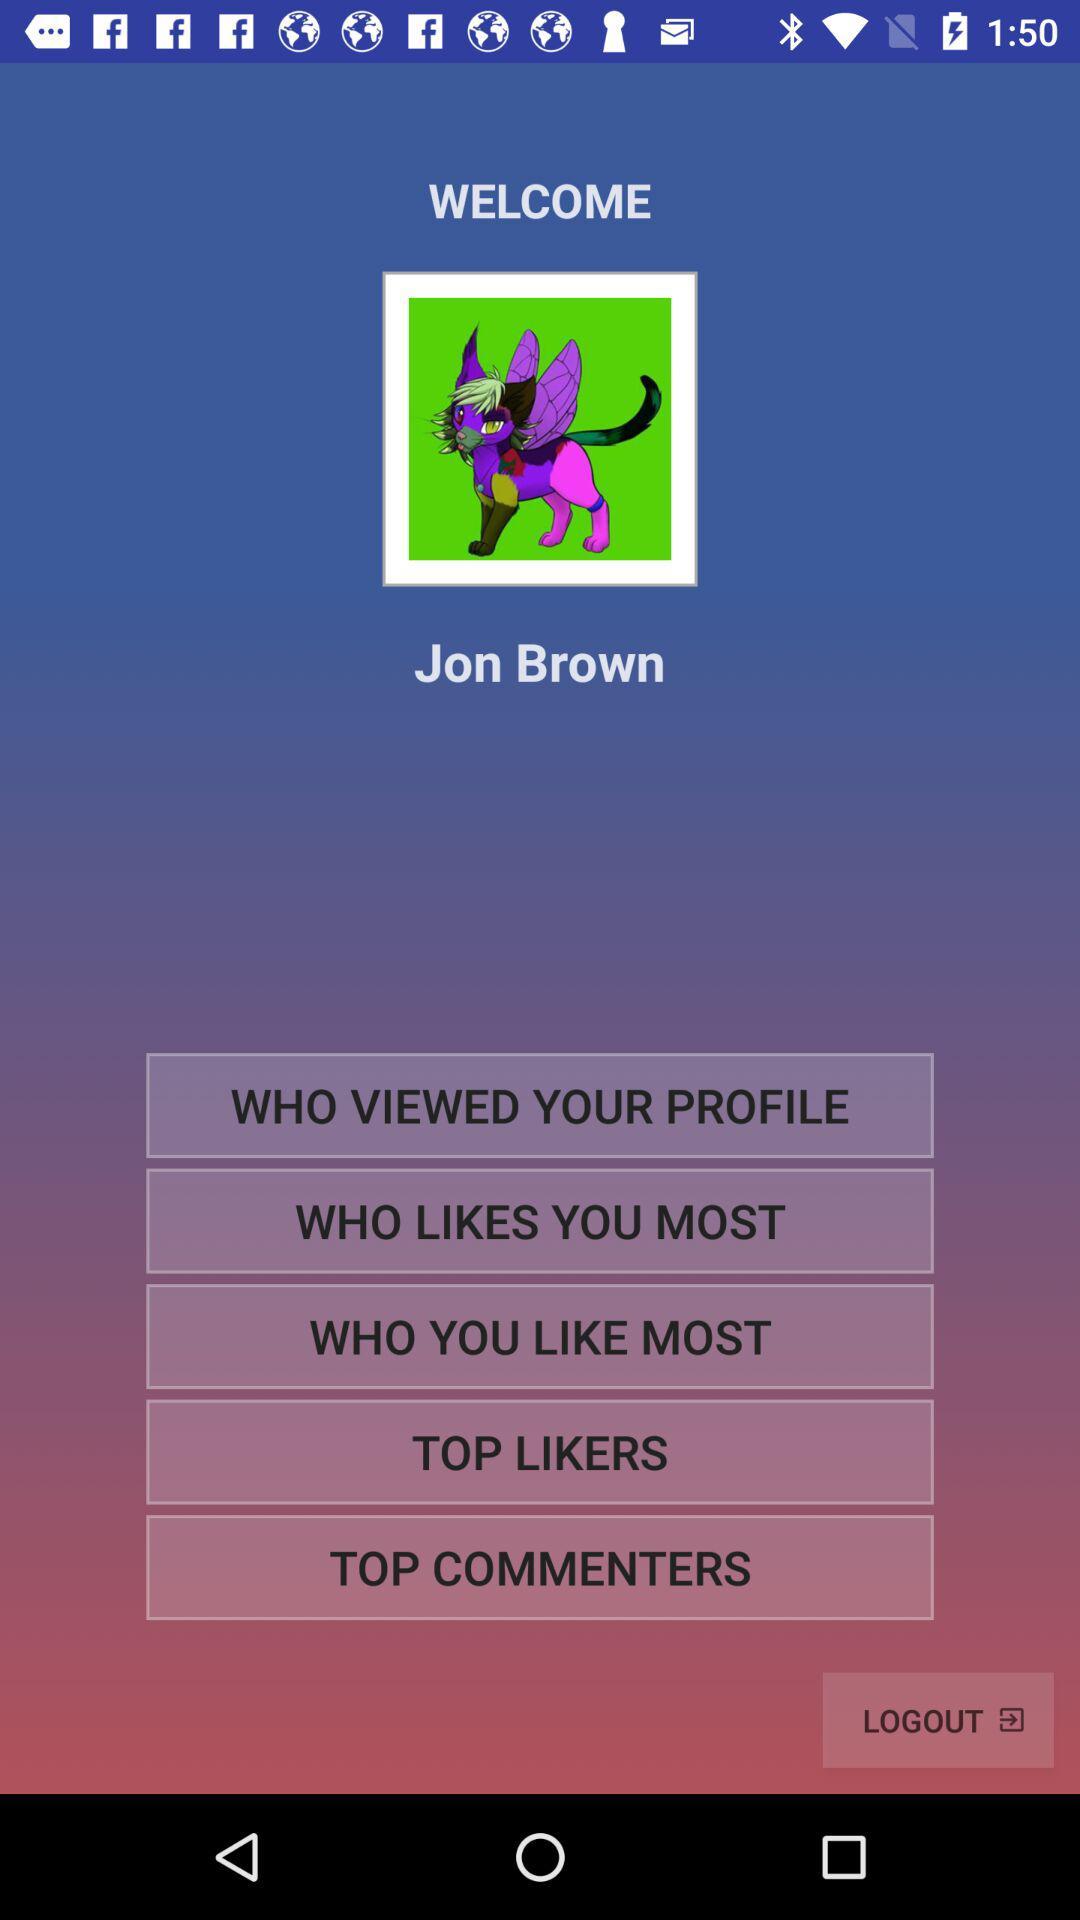 This screenshot has height=1920, width=1080. I want to click on icon above logout, so click(540, 1566).